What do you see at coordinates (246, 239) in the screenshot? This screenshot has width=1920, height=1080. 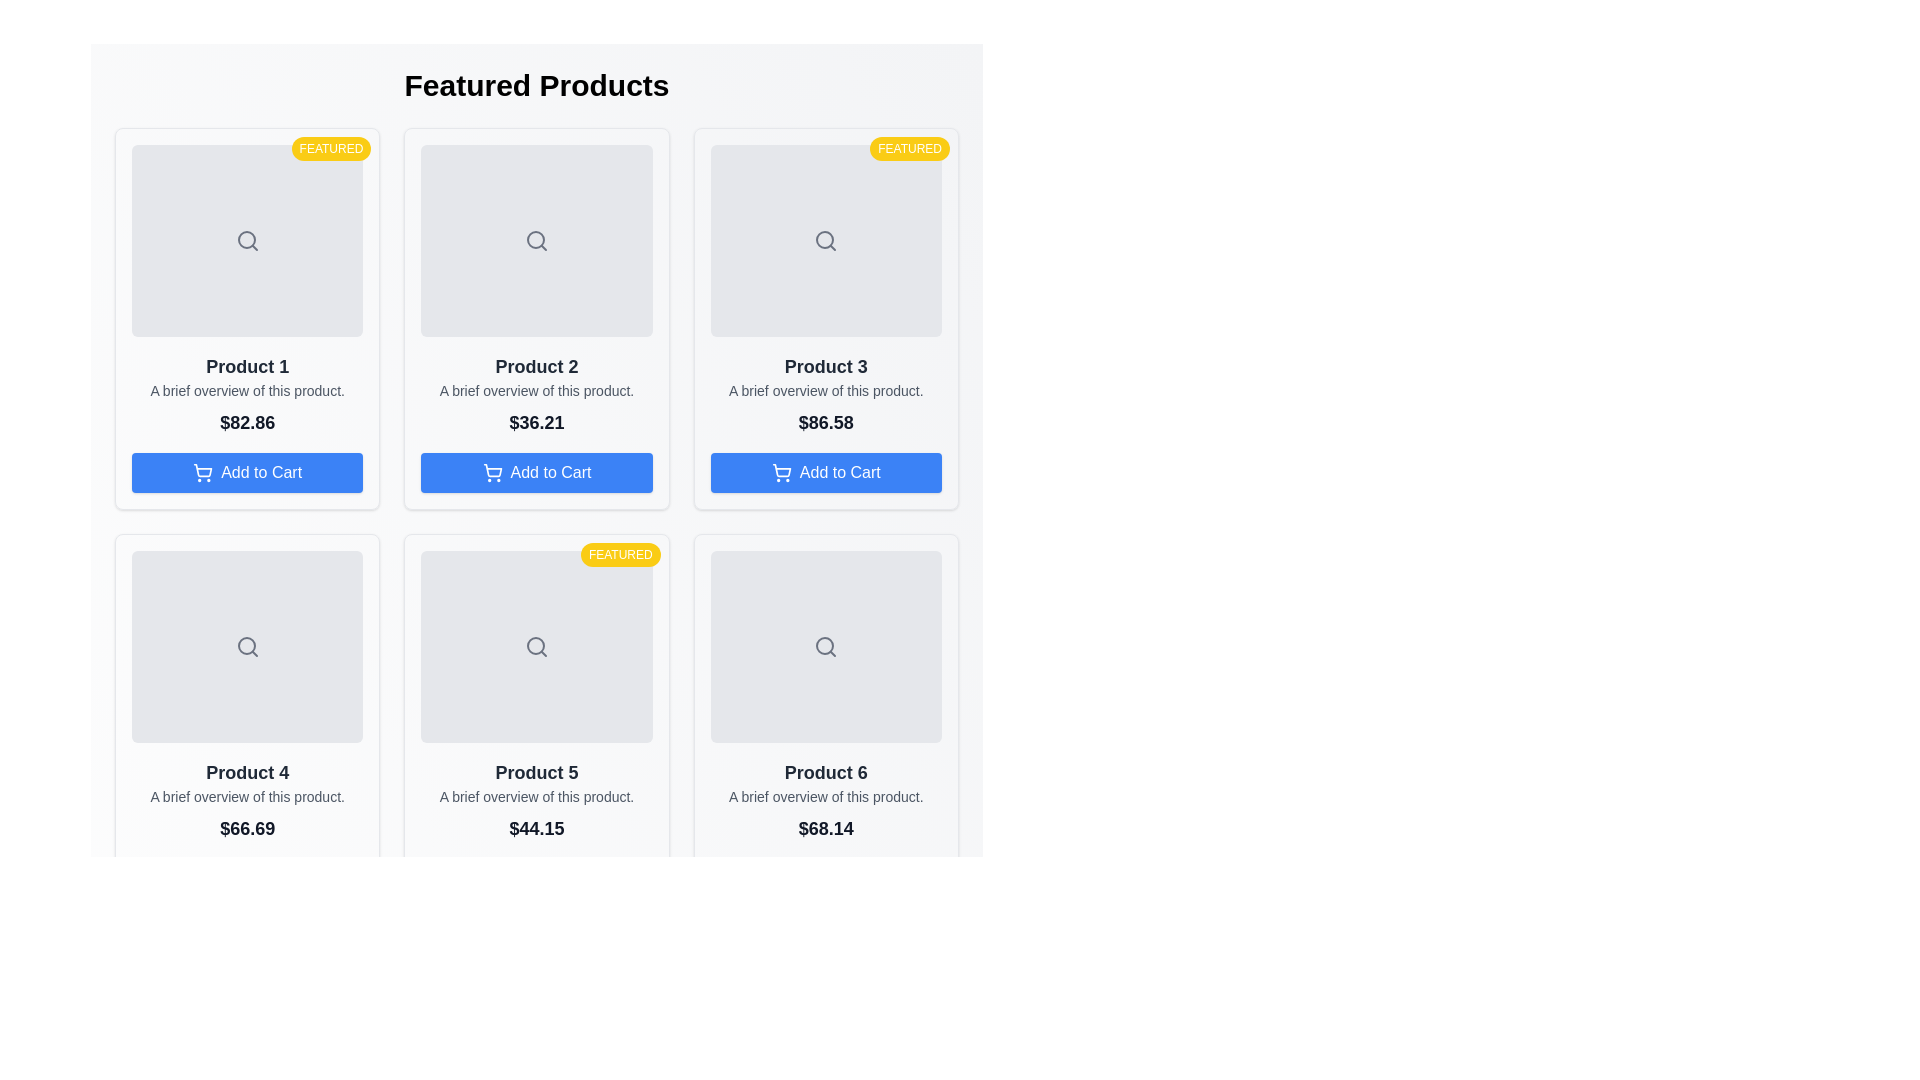 I see `the image placeholder located at the top-left of the grid layout under the title 'Featured Products'` at bounding box center [246, 239].